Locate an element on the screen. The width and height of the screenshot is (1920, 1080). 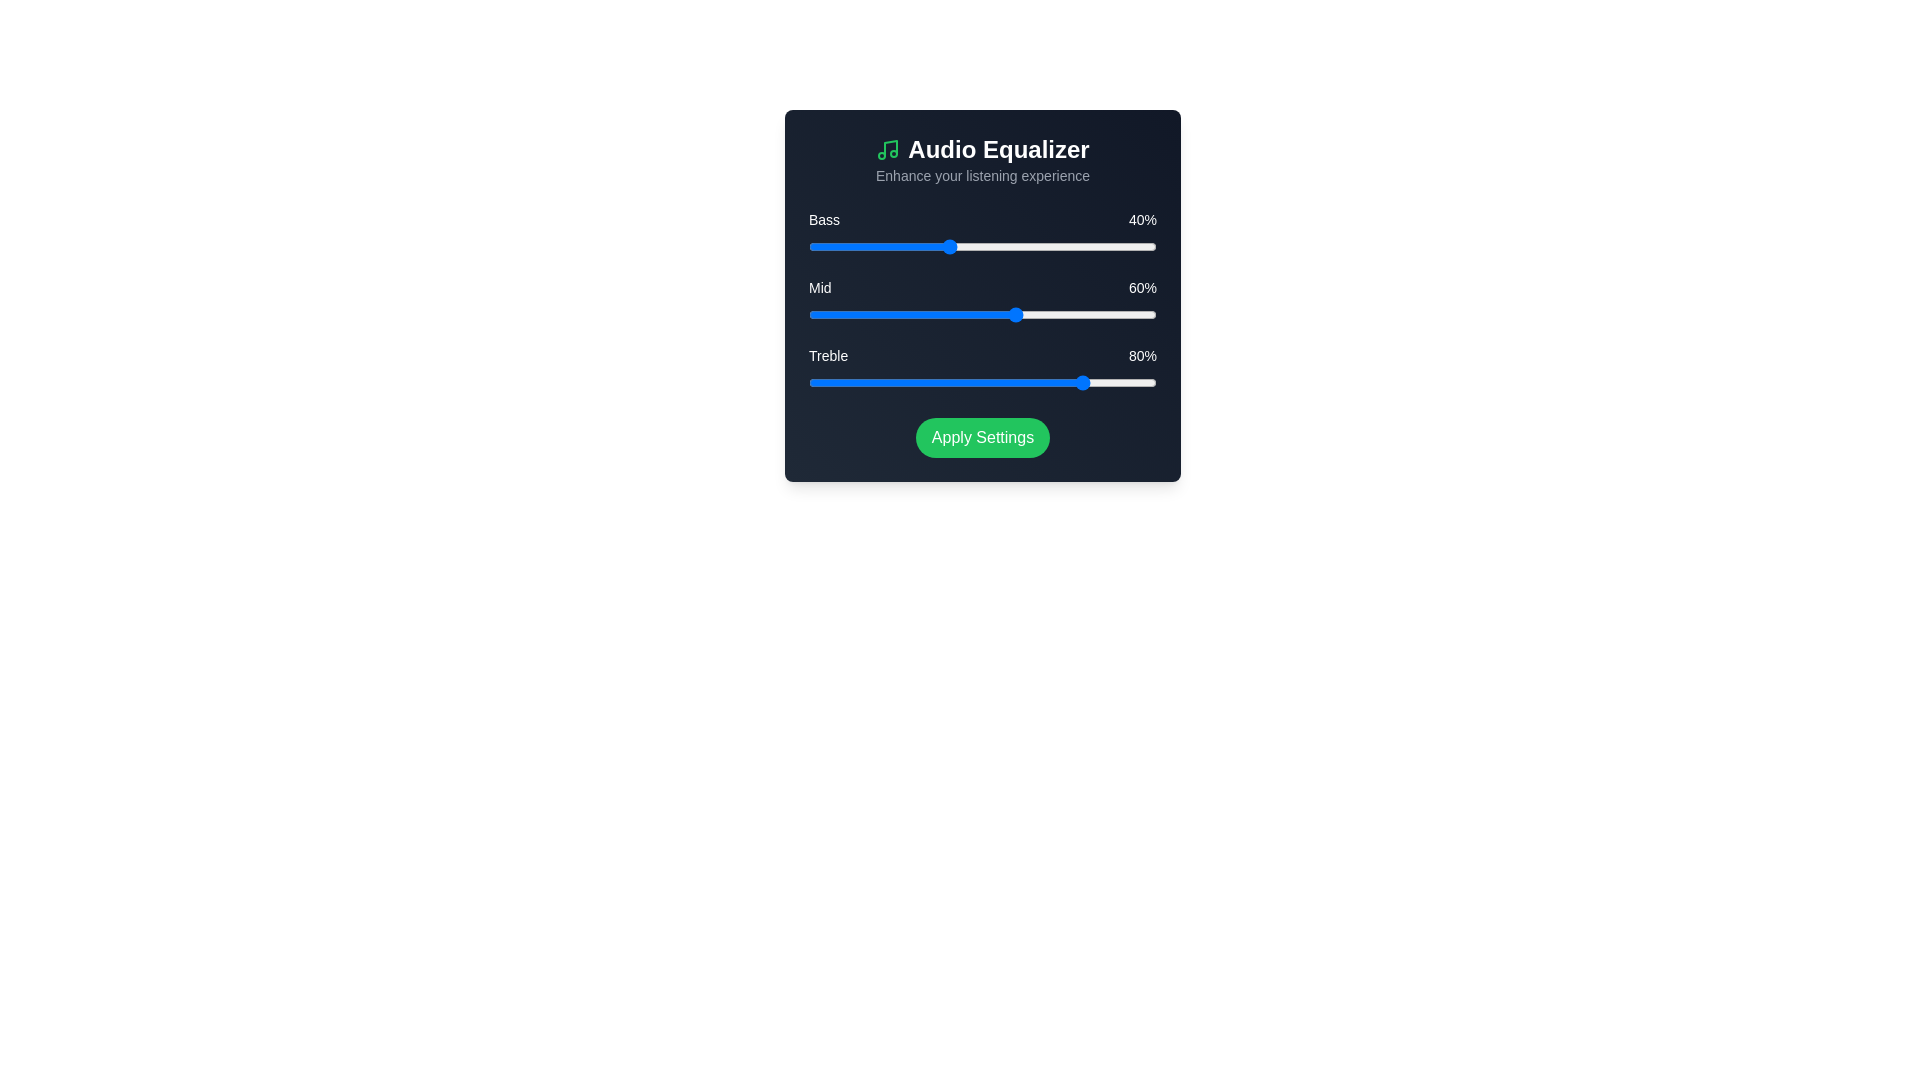
the AudioEqualizer component to bring up the context menu is located at coordinates (983, 296).